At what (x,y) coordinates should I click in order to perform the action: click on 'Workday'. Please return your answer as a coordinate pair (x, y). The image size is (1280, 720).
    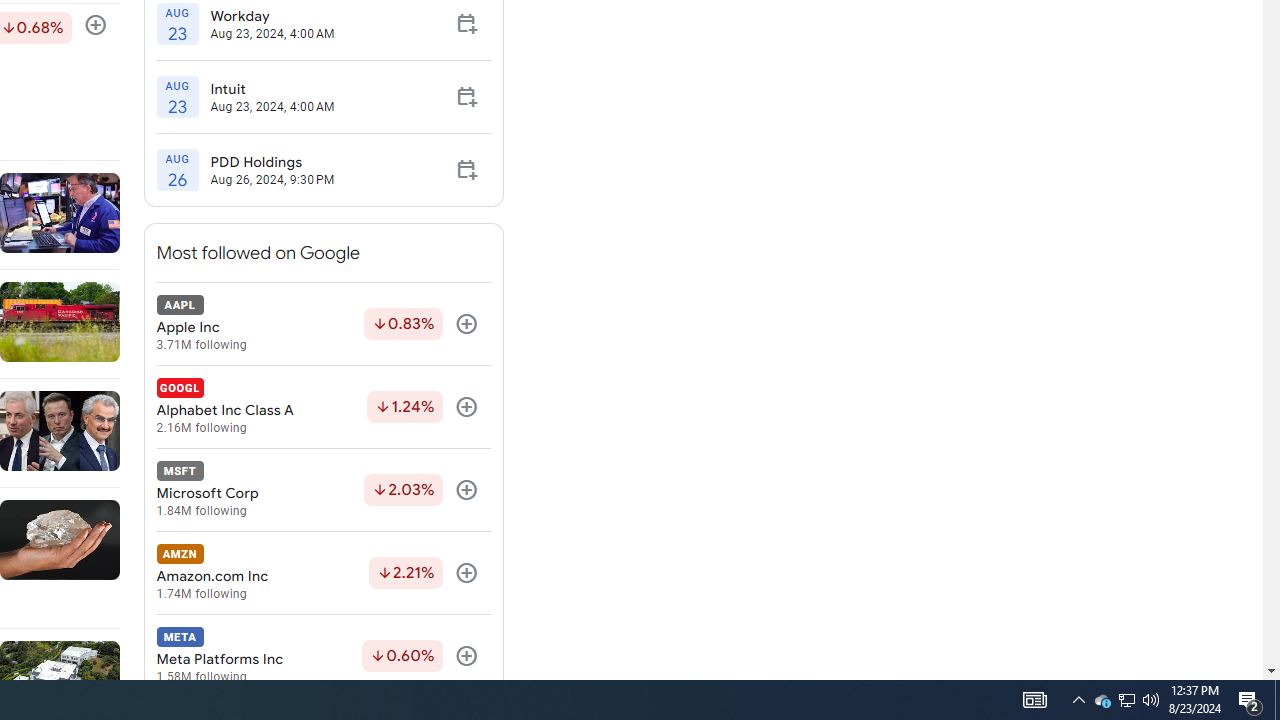
    Looking at the image, I should click on (271, 15).